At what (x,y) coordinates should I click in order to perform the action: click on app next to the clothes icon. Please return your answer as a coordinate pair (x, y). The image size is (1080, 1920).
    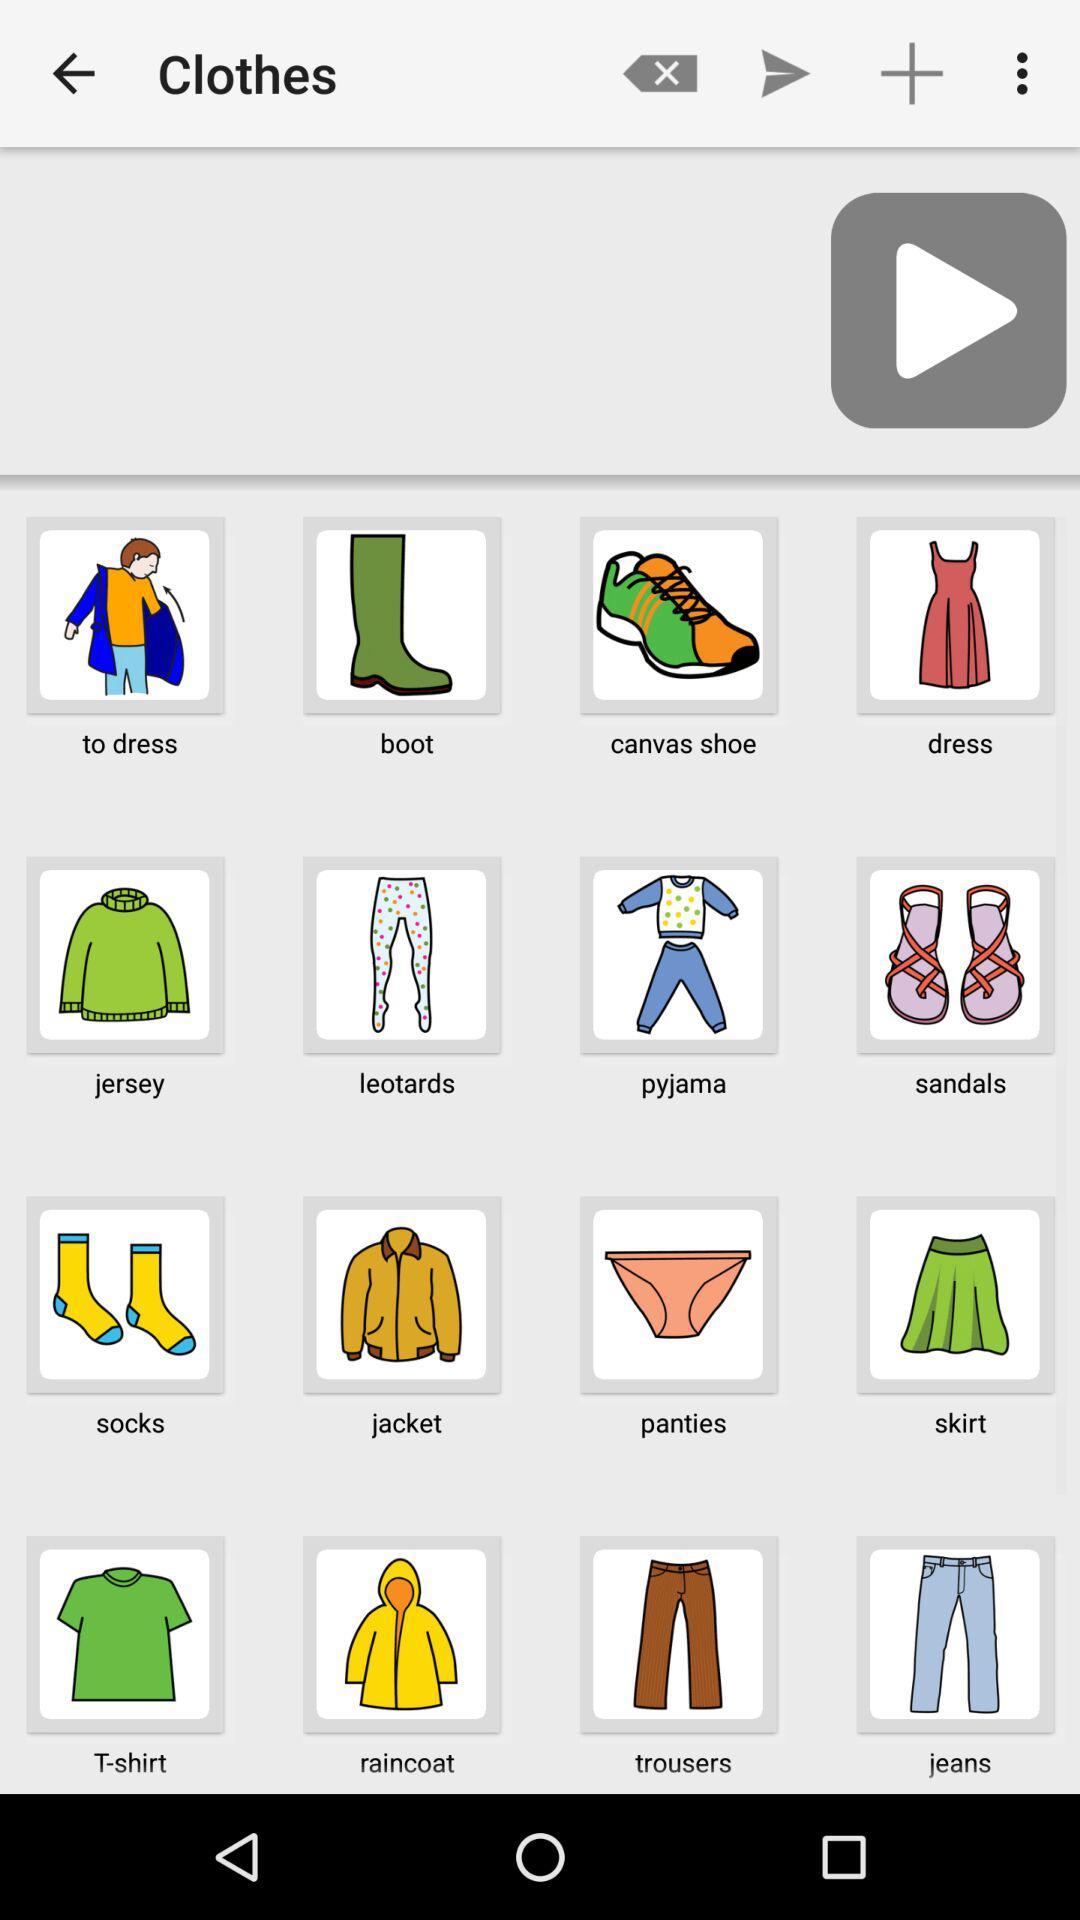
    Looking at the image, I should click on (659, 73).